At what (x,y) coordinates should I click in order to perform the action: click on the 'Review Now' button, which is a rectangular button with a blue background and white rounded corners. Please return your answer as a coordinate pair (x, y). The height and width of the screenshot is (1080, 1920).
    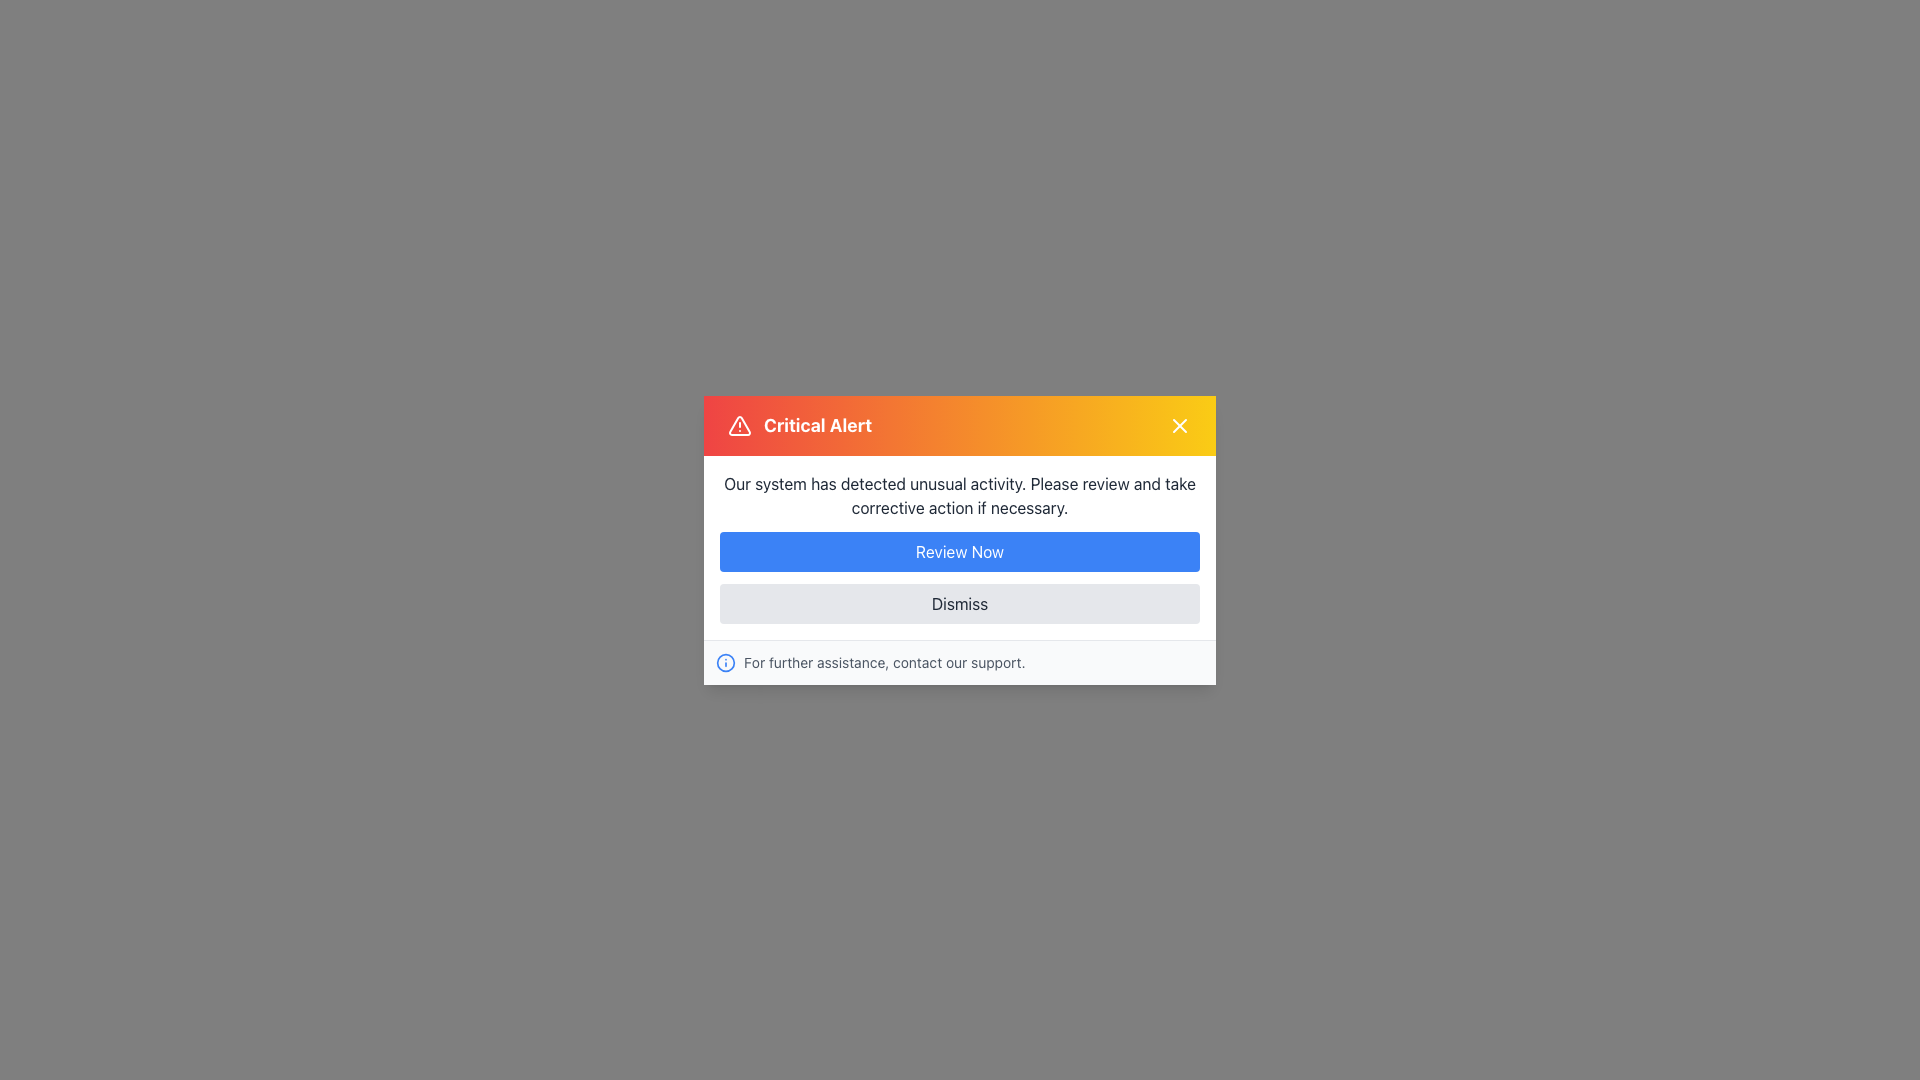
    Looking at the image, I should click on (960, 551).